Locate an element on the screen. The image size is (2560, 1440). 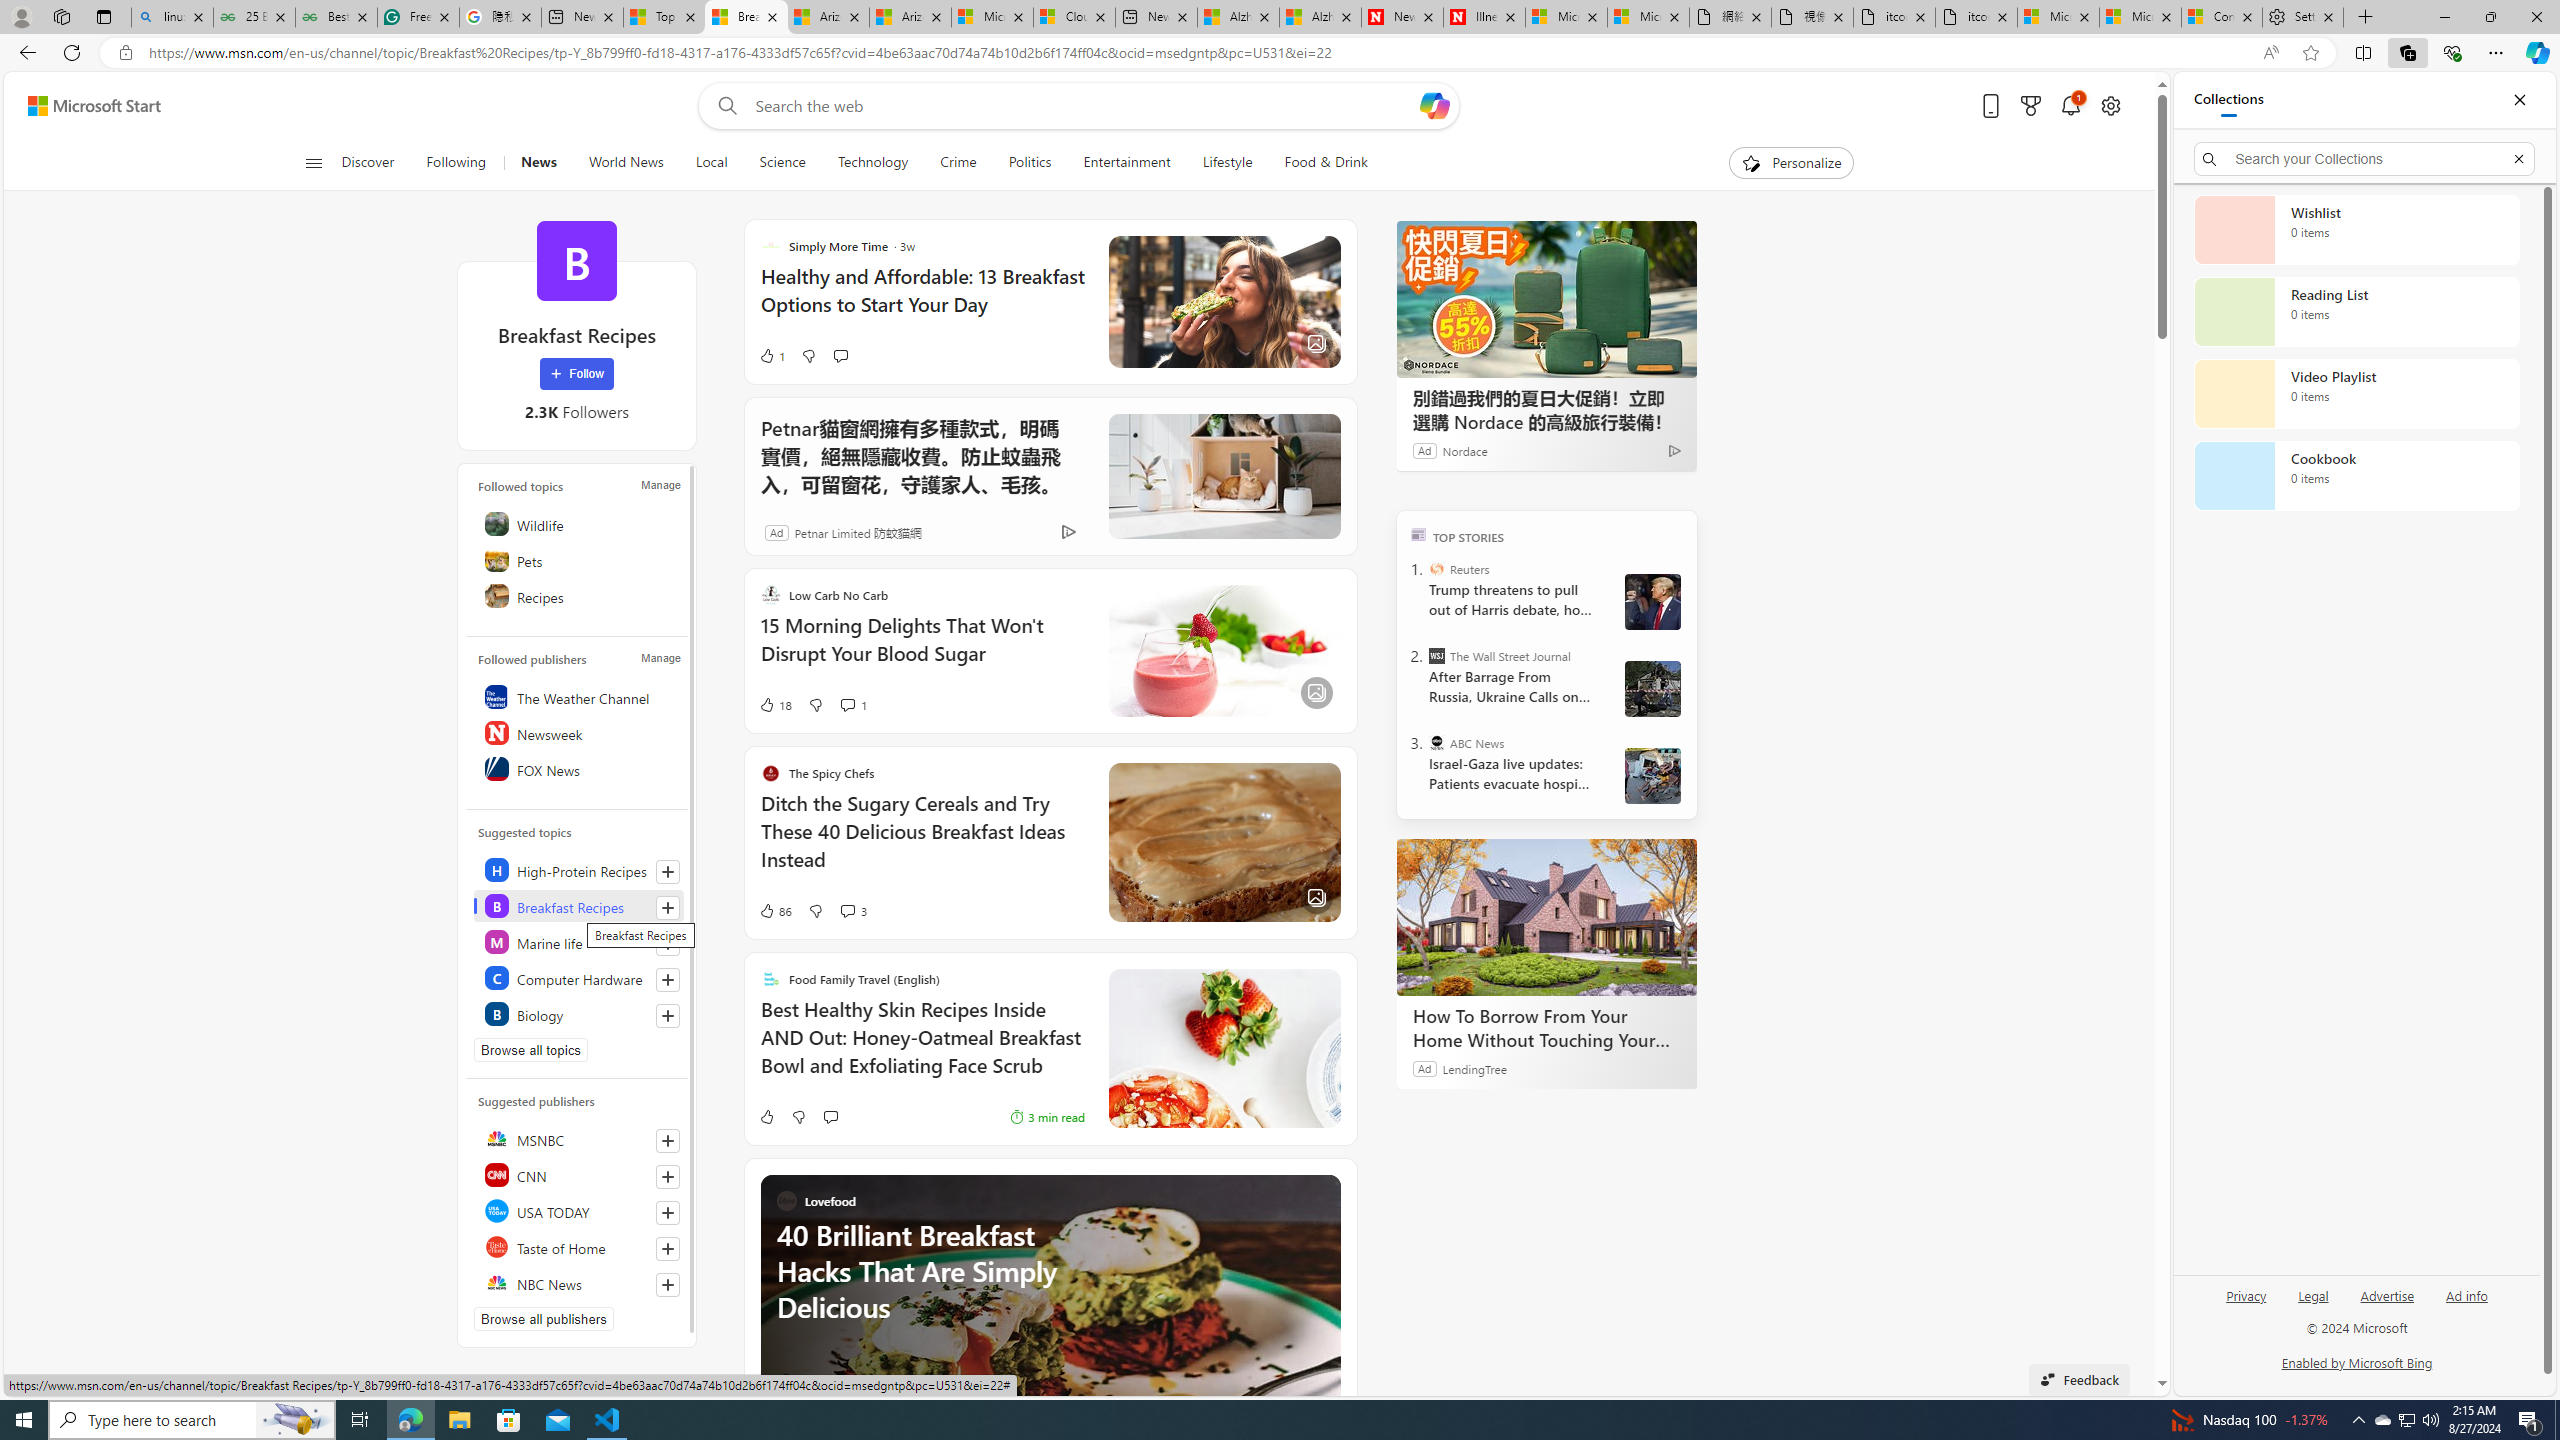
'Politics' is located at coordinates (1030, 162).